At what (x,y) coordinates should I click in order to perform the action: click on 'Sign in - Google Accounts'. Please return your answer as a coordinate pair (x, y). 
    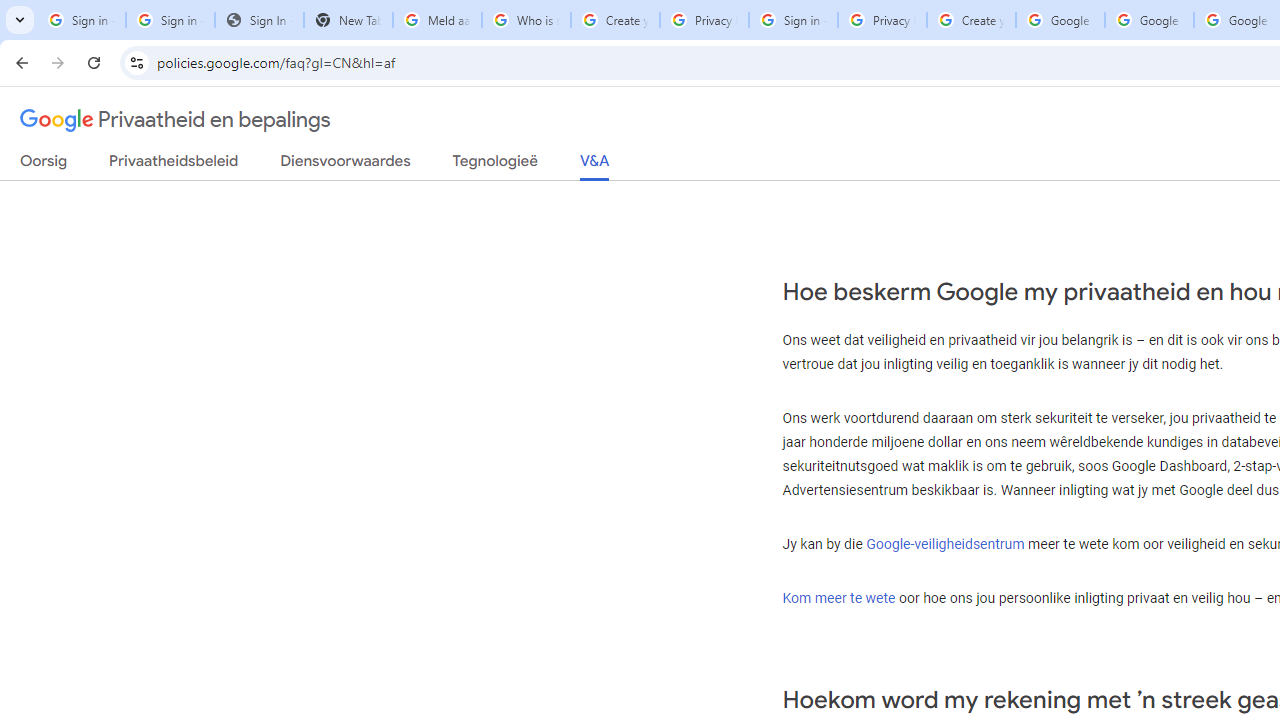
    Looking at the image, I should click on (170, 20).